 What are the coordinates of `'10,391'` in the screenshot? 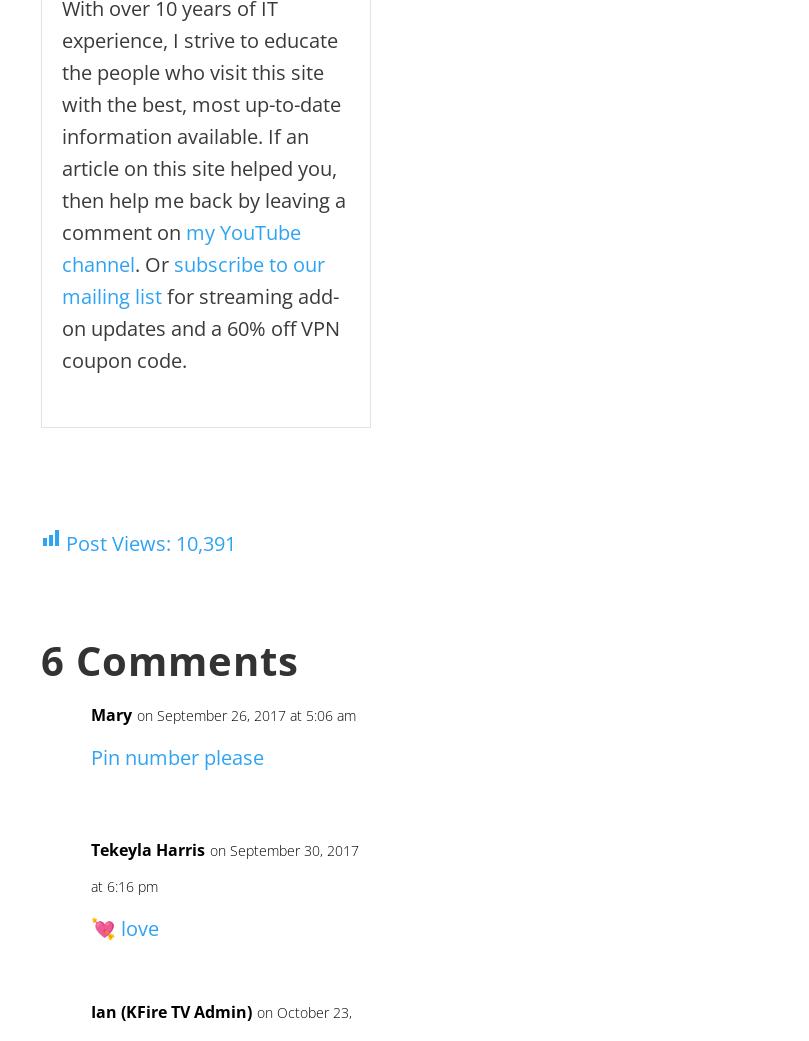 It's located at (204, 543).